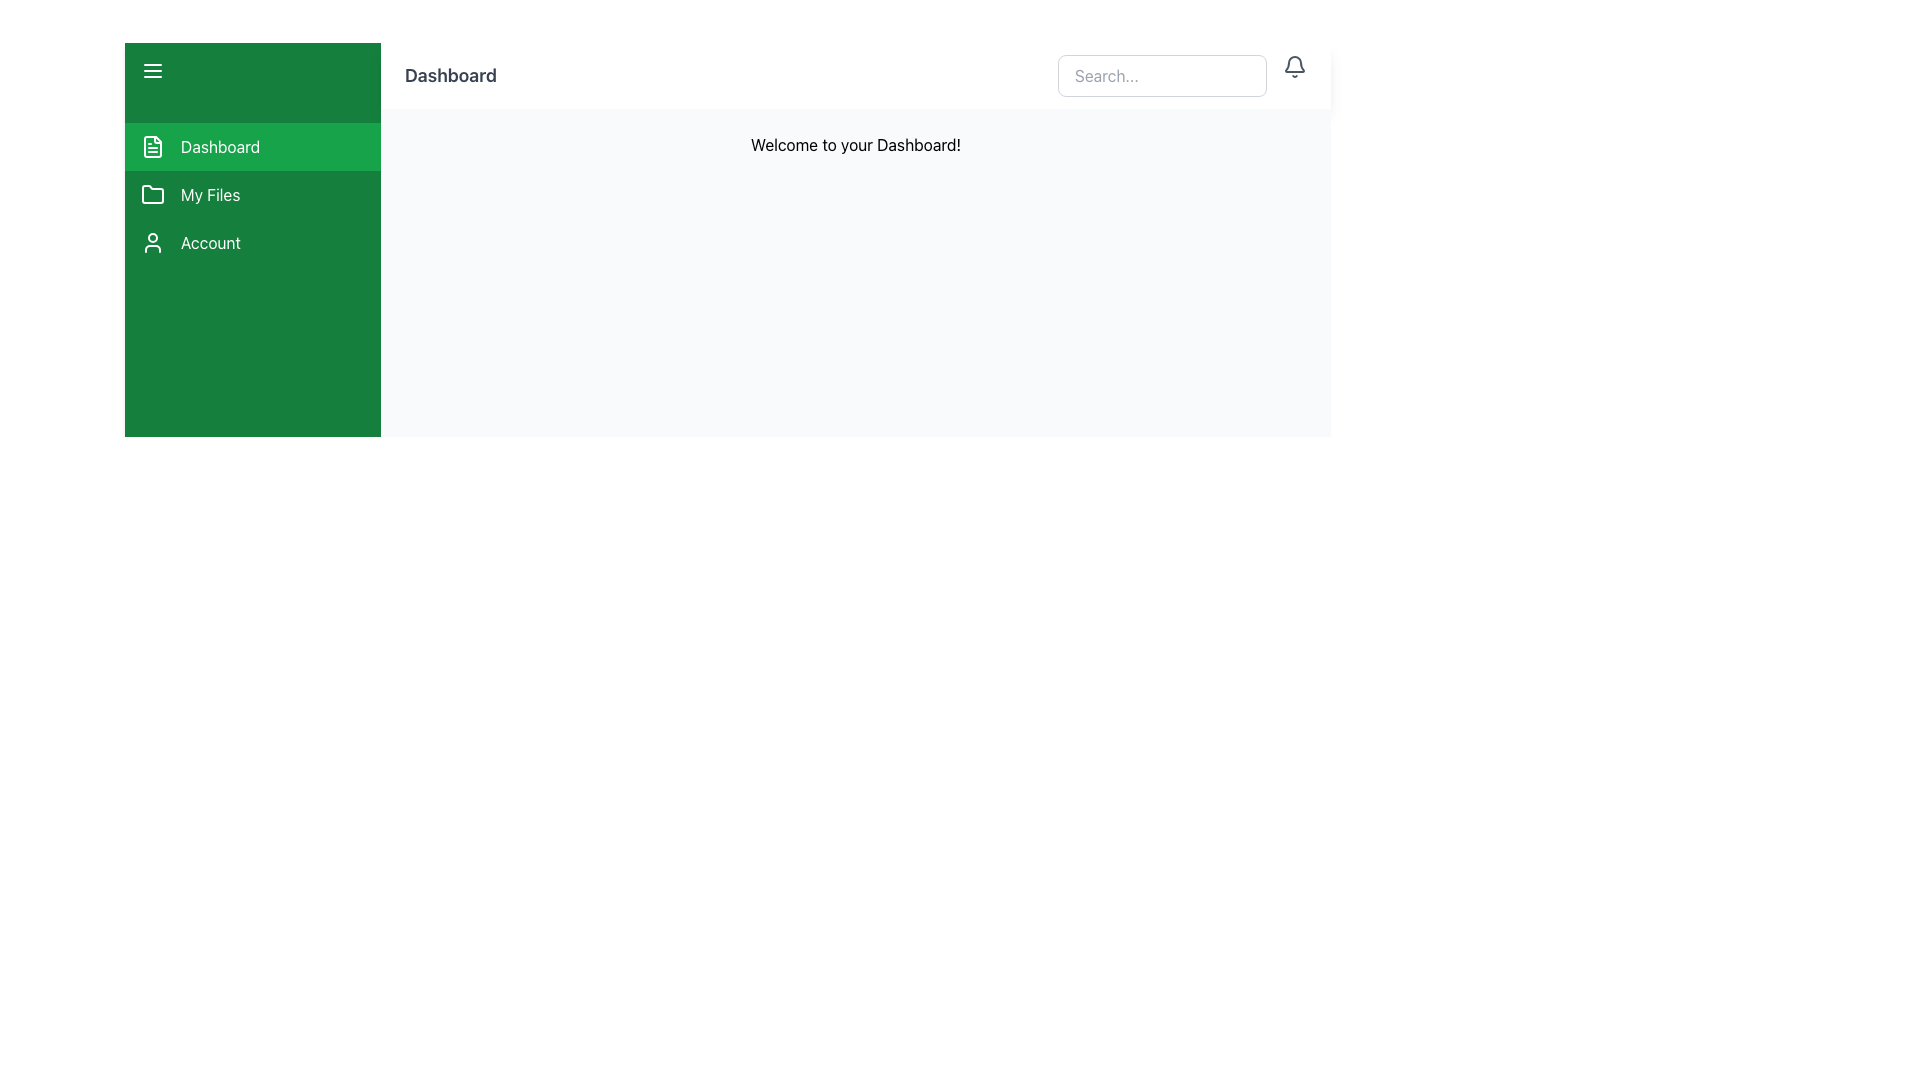 The image size is (1920, 1080). I want to click on the Dashboard icon located at the top of the navigation list in the sidebar for identification purposes, so click(152, 145).